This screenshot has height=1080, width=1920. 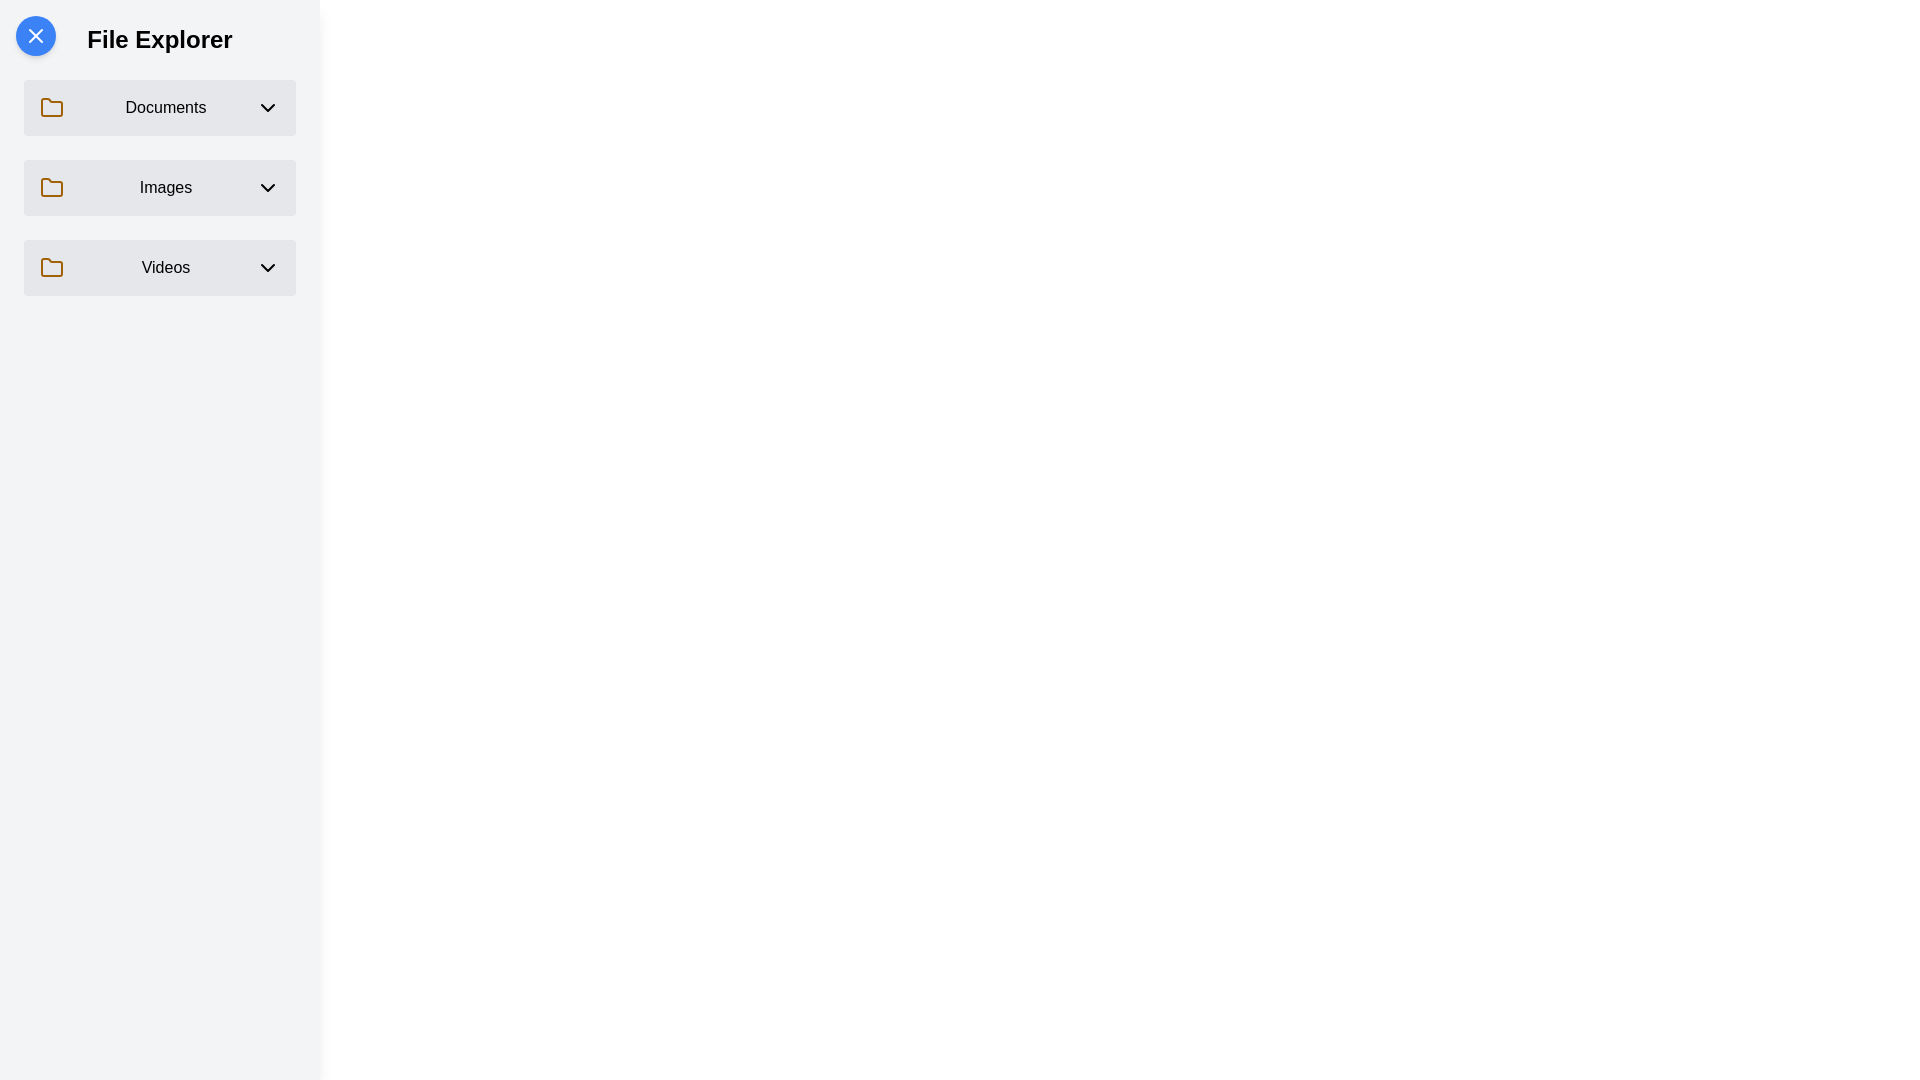 What do you see at coordinates (35, 35) in the screenshot?
I see `the close 'X' icon located inside the blue circular button at the top-left corner` at bounding box center [35, 35].